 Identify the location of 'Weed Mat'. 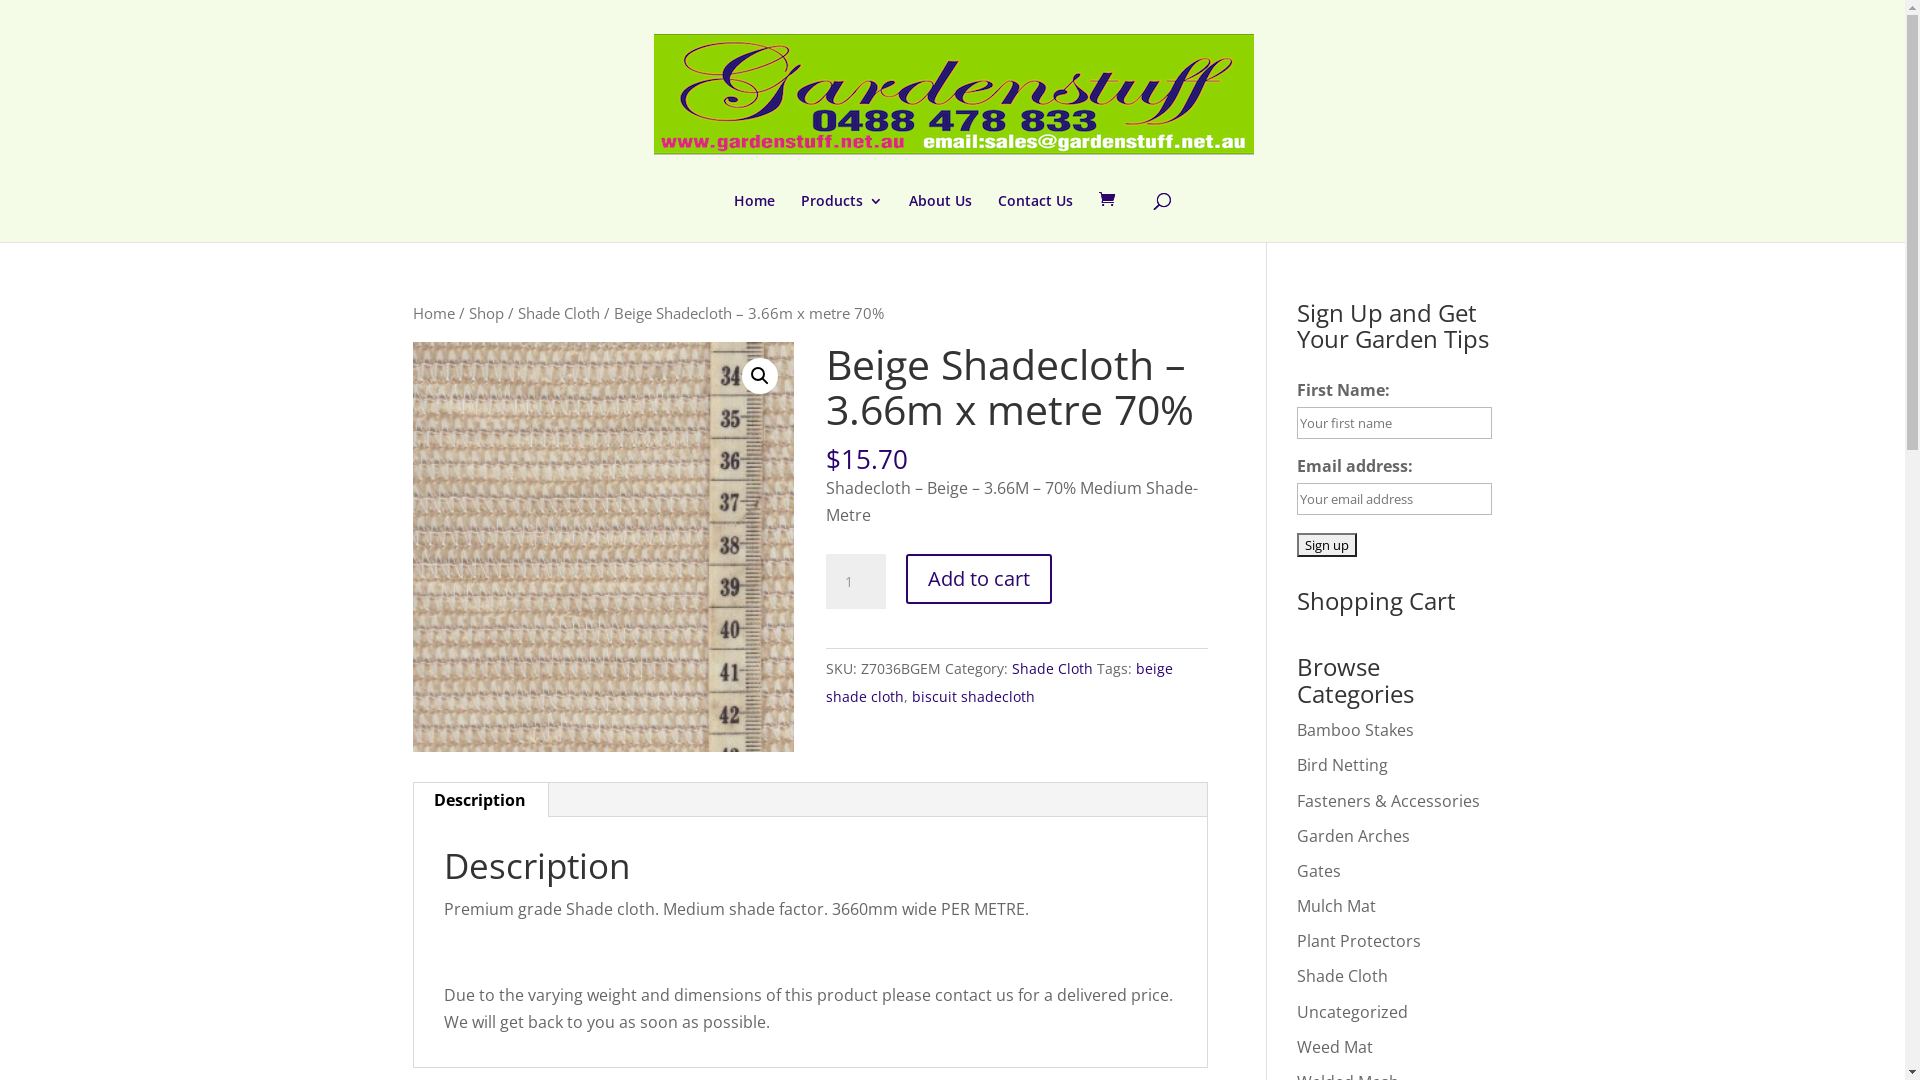
(1334, 1045).